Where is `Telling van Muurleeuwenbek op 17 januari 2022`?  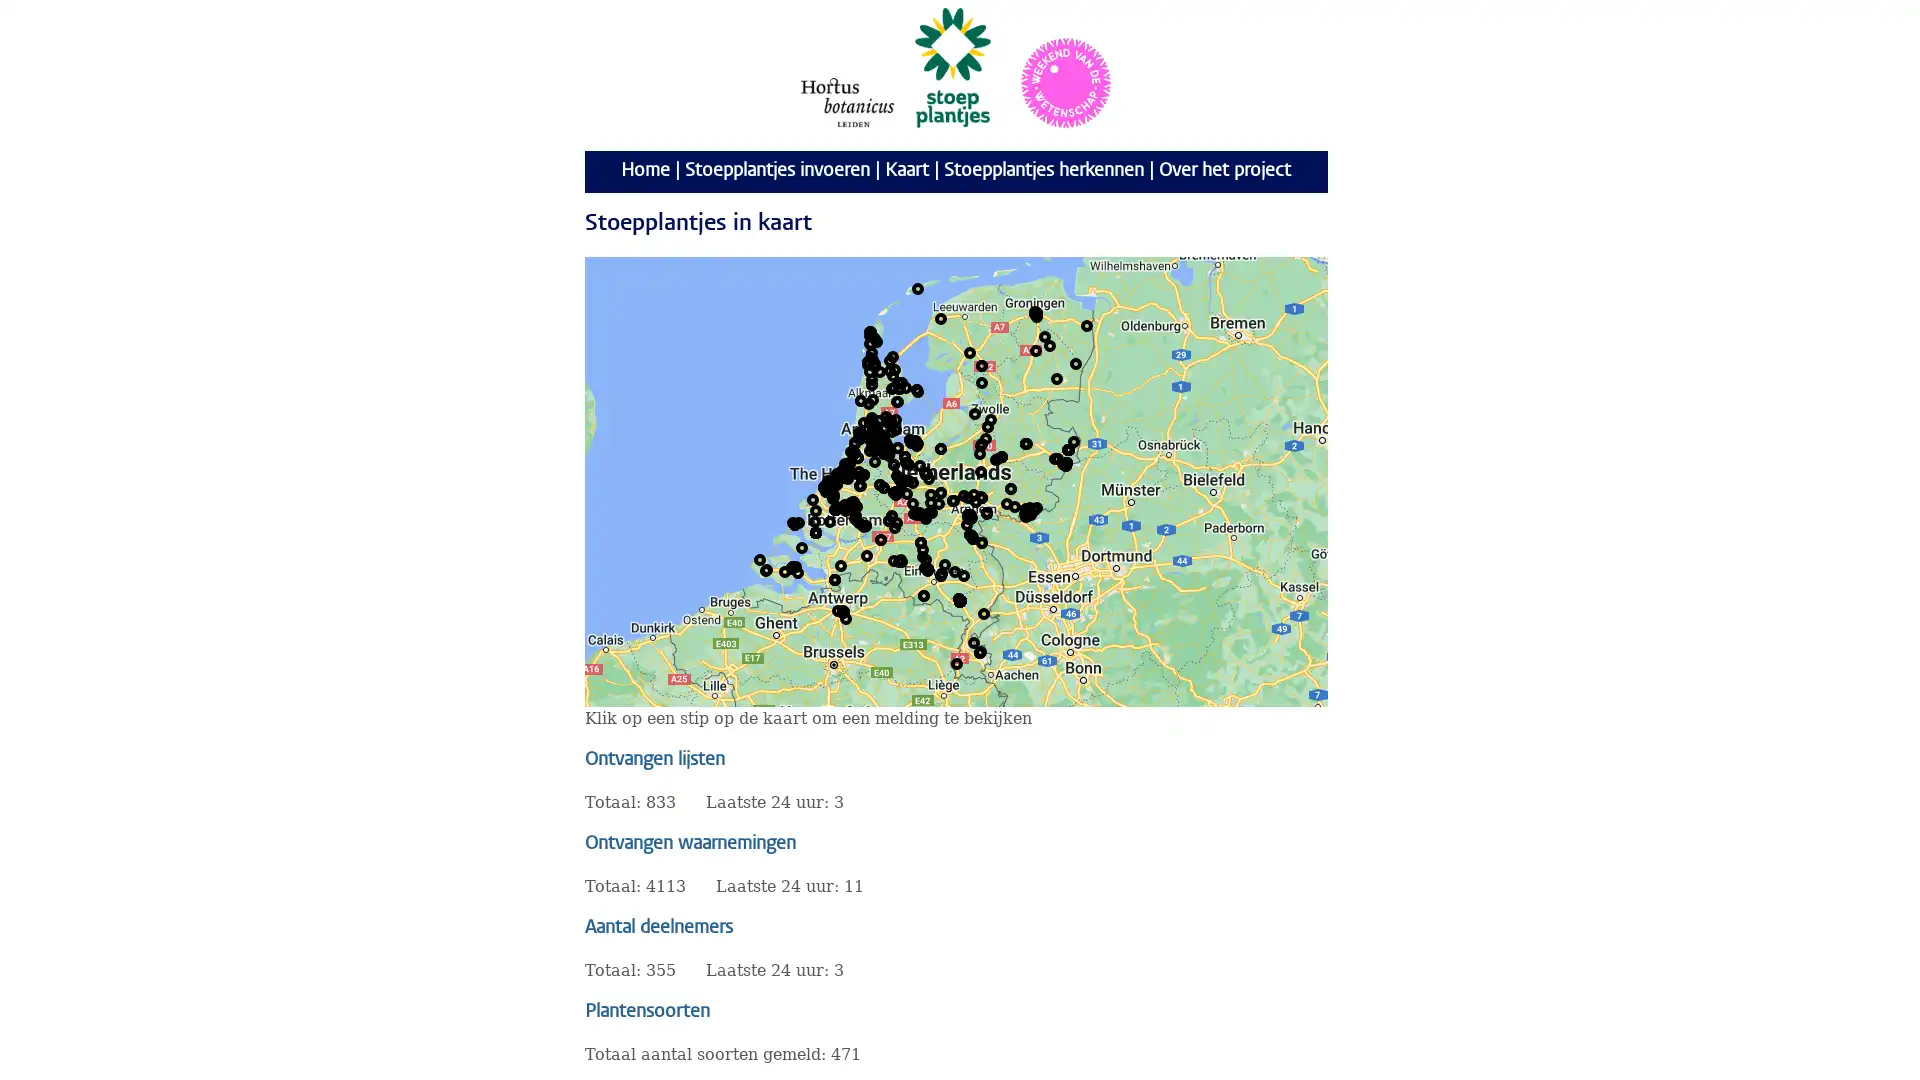
Telling van Muurleeuwenbek op 17 januari 2022 is located at coordinates (1064, 463).